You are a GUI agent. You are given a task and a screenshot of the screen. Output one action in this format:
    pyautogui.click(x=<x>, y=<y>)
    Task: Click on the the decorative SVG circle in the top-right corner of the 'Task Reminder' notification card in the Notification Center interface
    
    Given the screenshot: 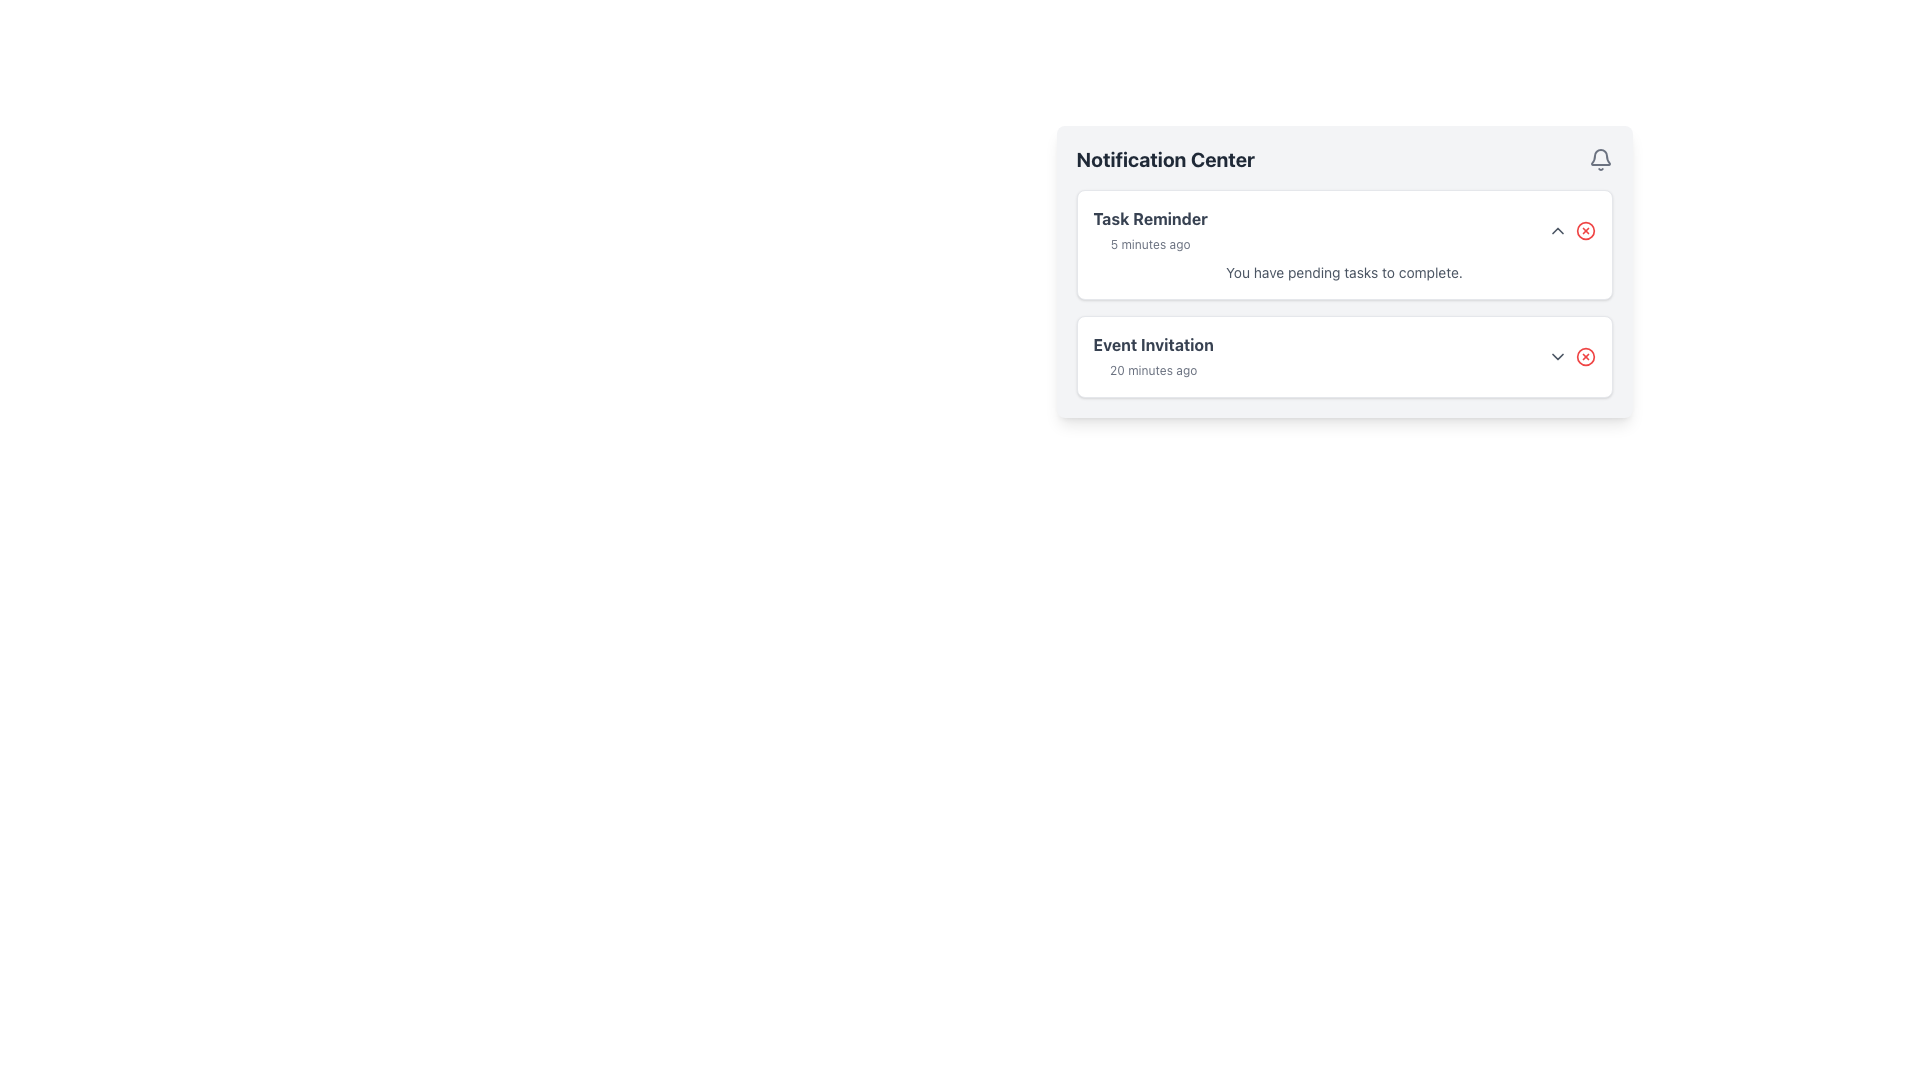 What is the action you would take?
    pyautogui.click(x=1584, y=230)
    